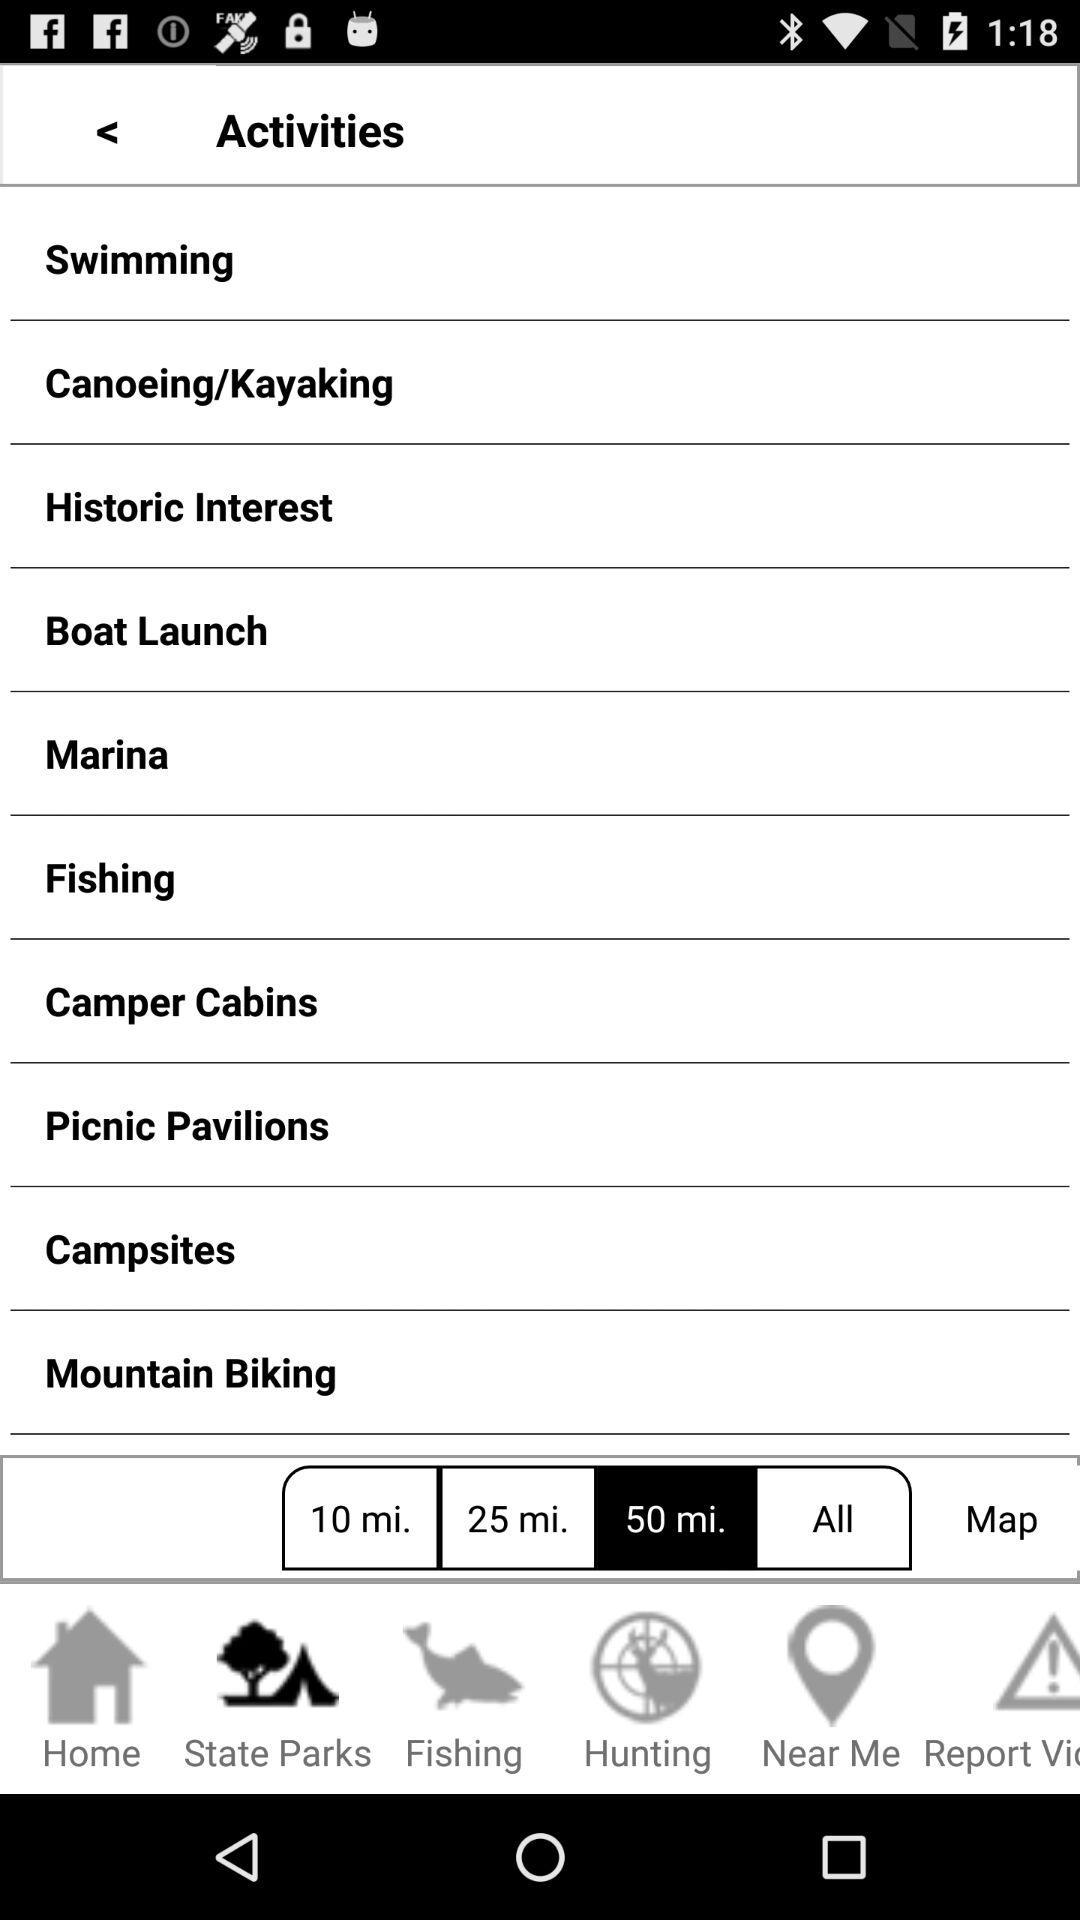  What do you see at coordinates (277, 1689) in the screenshot?
I see `the icon to the right of the home` at bounding box center [277, 1689].